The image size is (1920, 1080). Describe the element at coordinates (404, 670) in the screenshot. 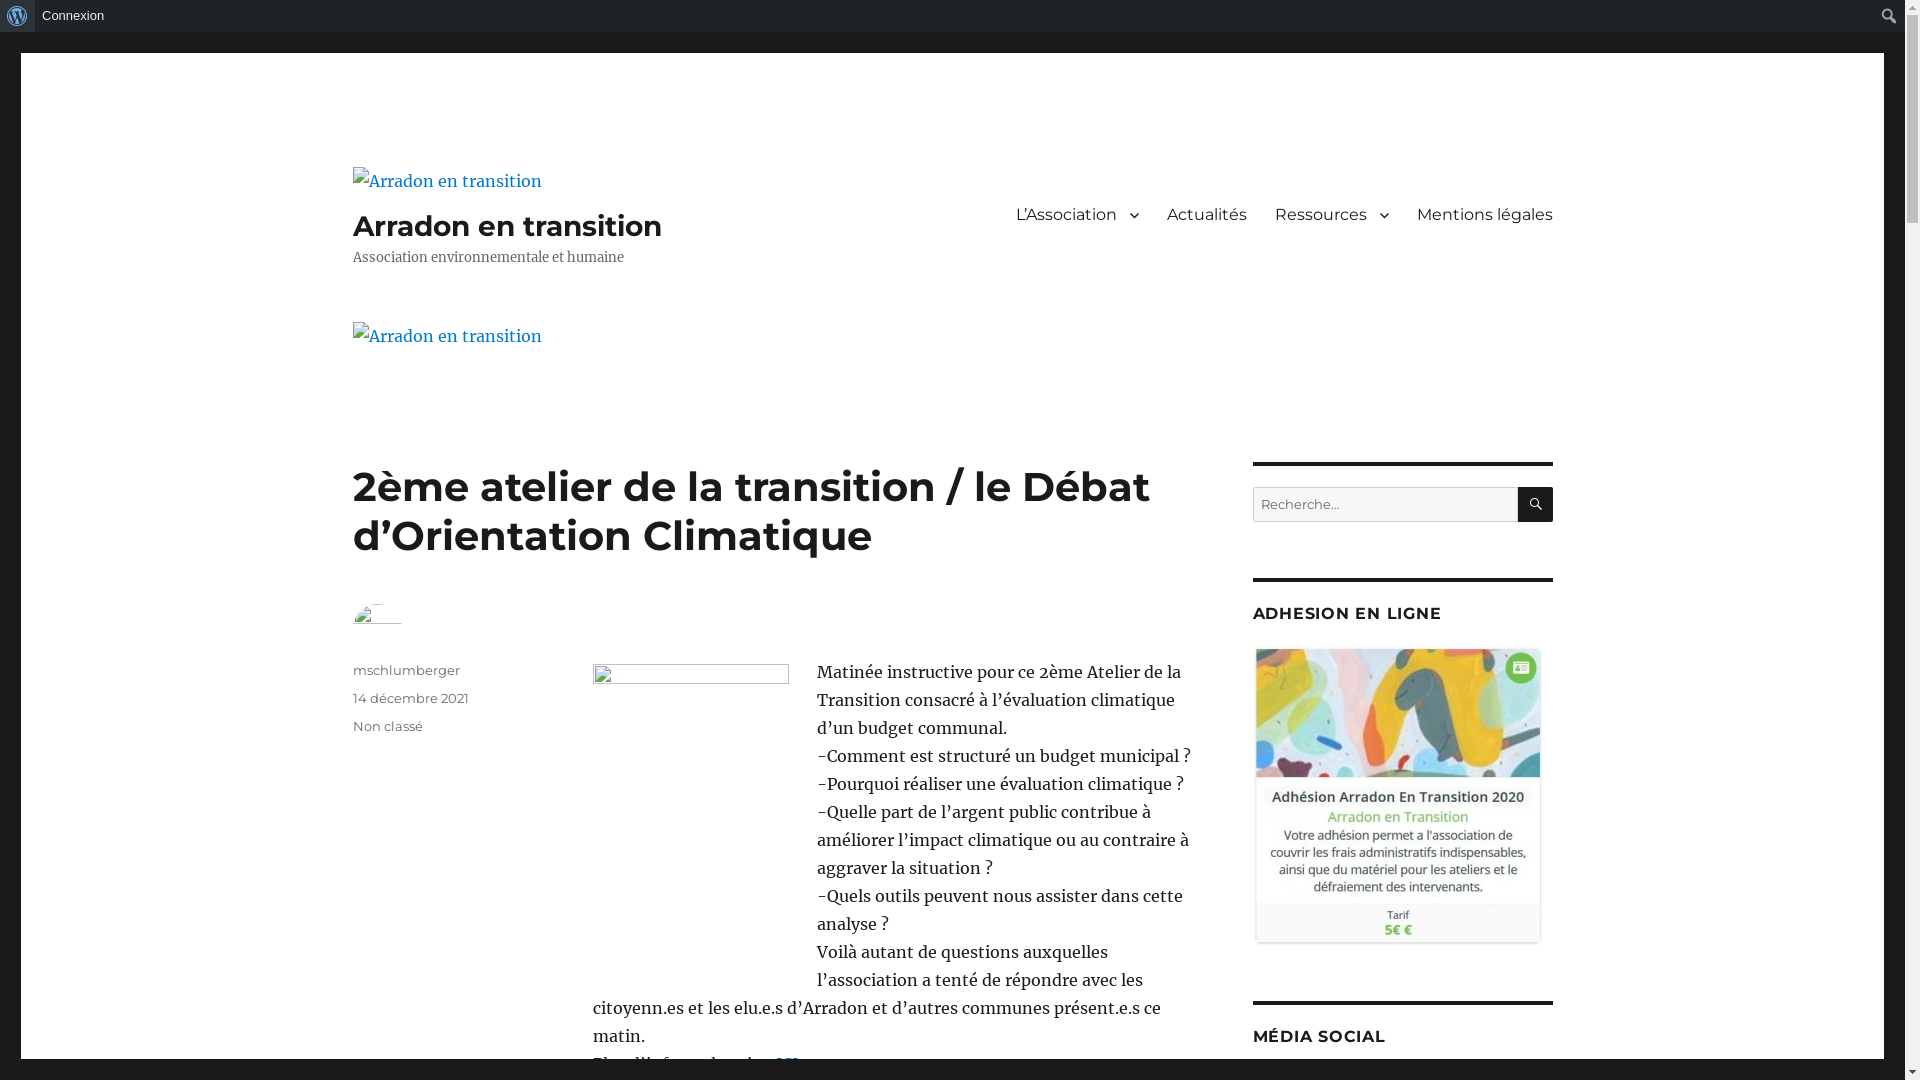

I see `'mschlumberger'` at that location.